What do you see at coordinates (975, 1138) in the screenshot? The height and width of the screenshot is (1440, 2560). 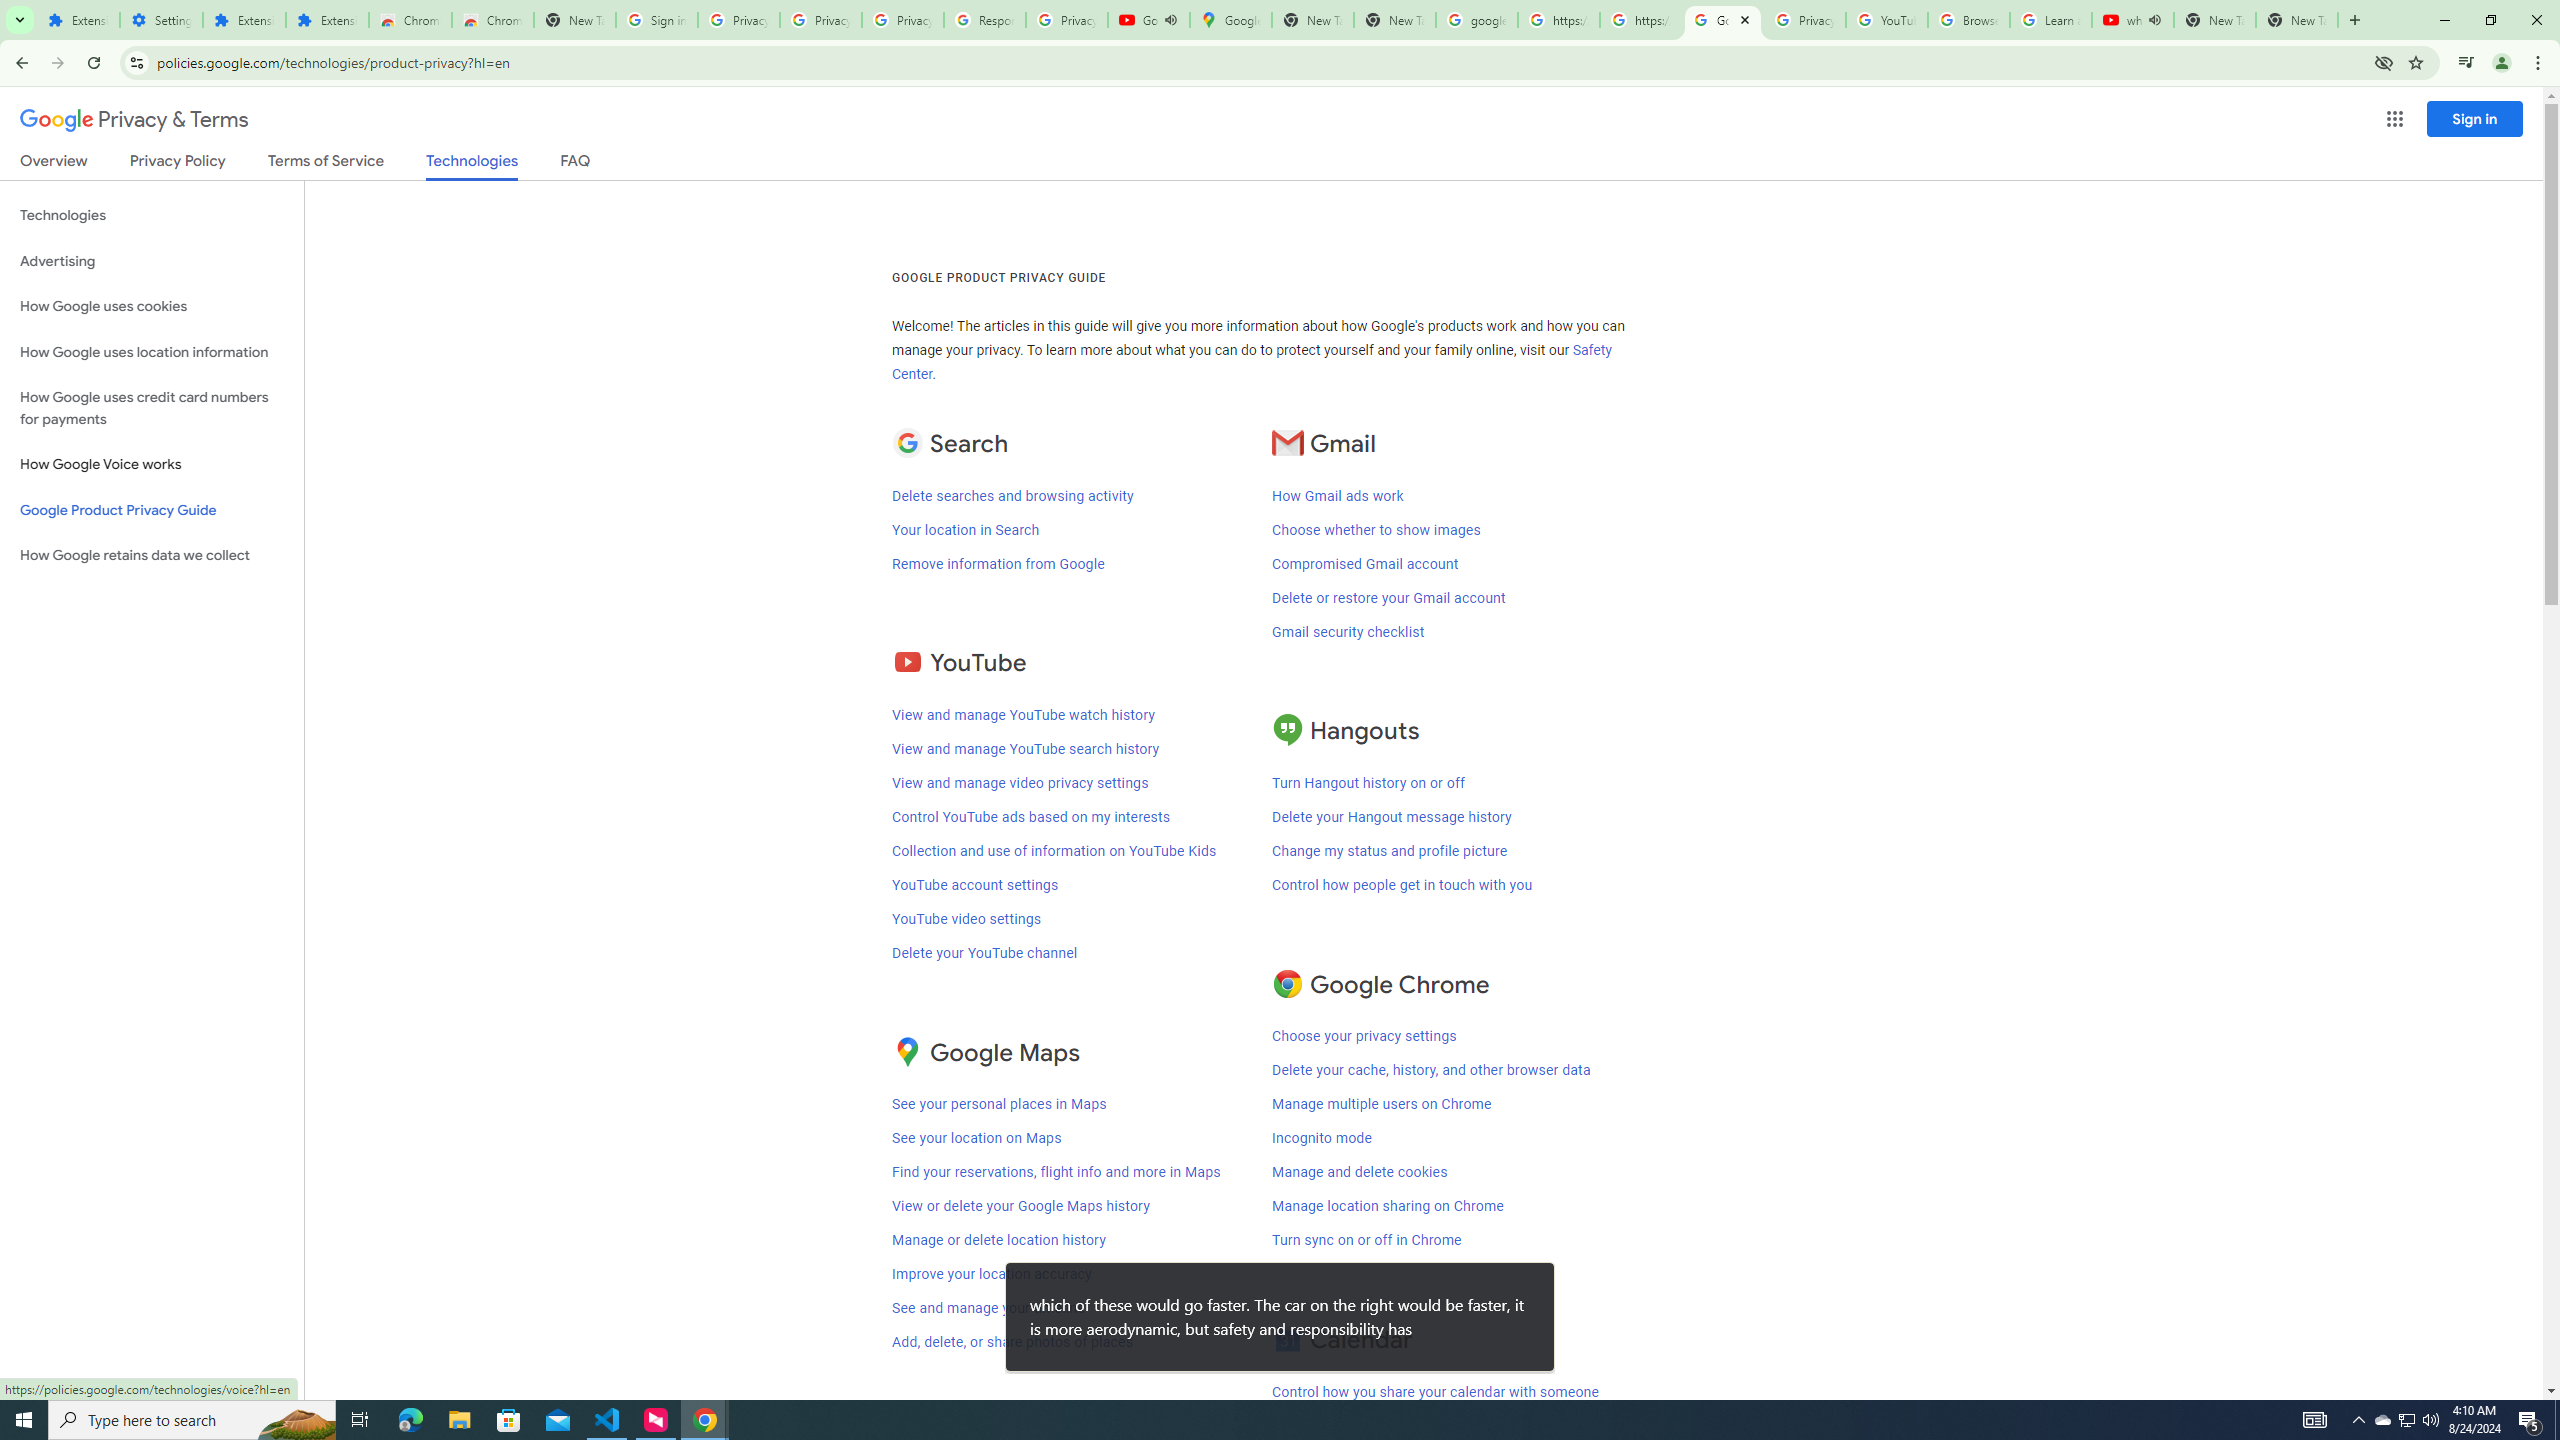 I see `'See your location on Maps'` at bounding box center [975, 1138].